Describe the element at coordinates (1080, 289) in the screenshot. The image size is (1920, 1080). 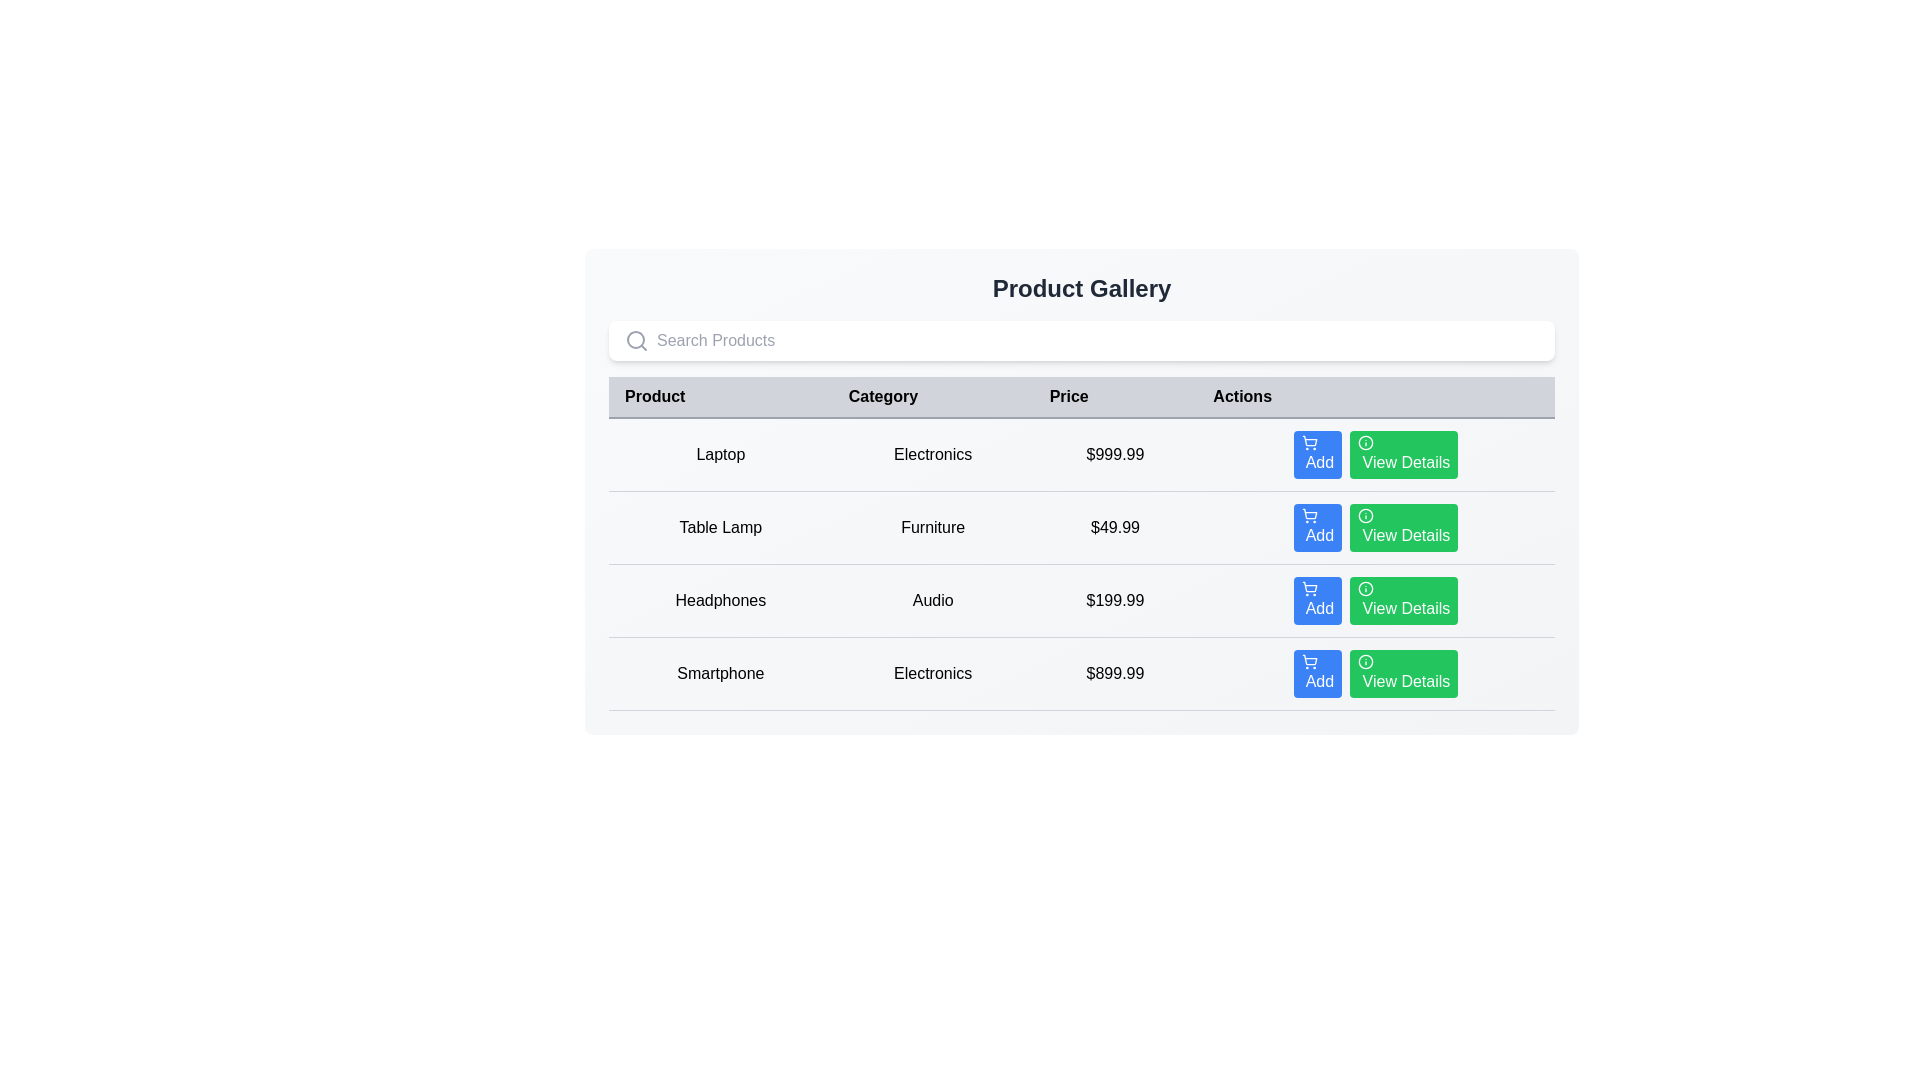
I see `the Text Label that serves as a title or heading, positioned above the search bar and product table, with a rounded light-gray background` at that location.